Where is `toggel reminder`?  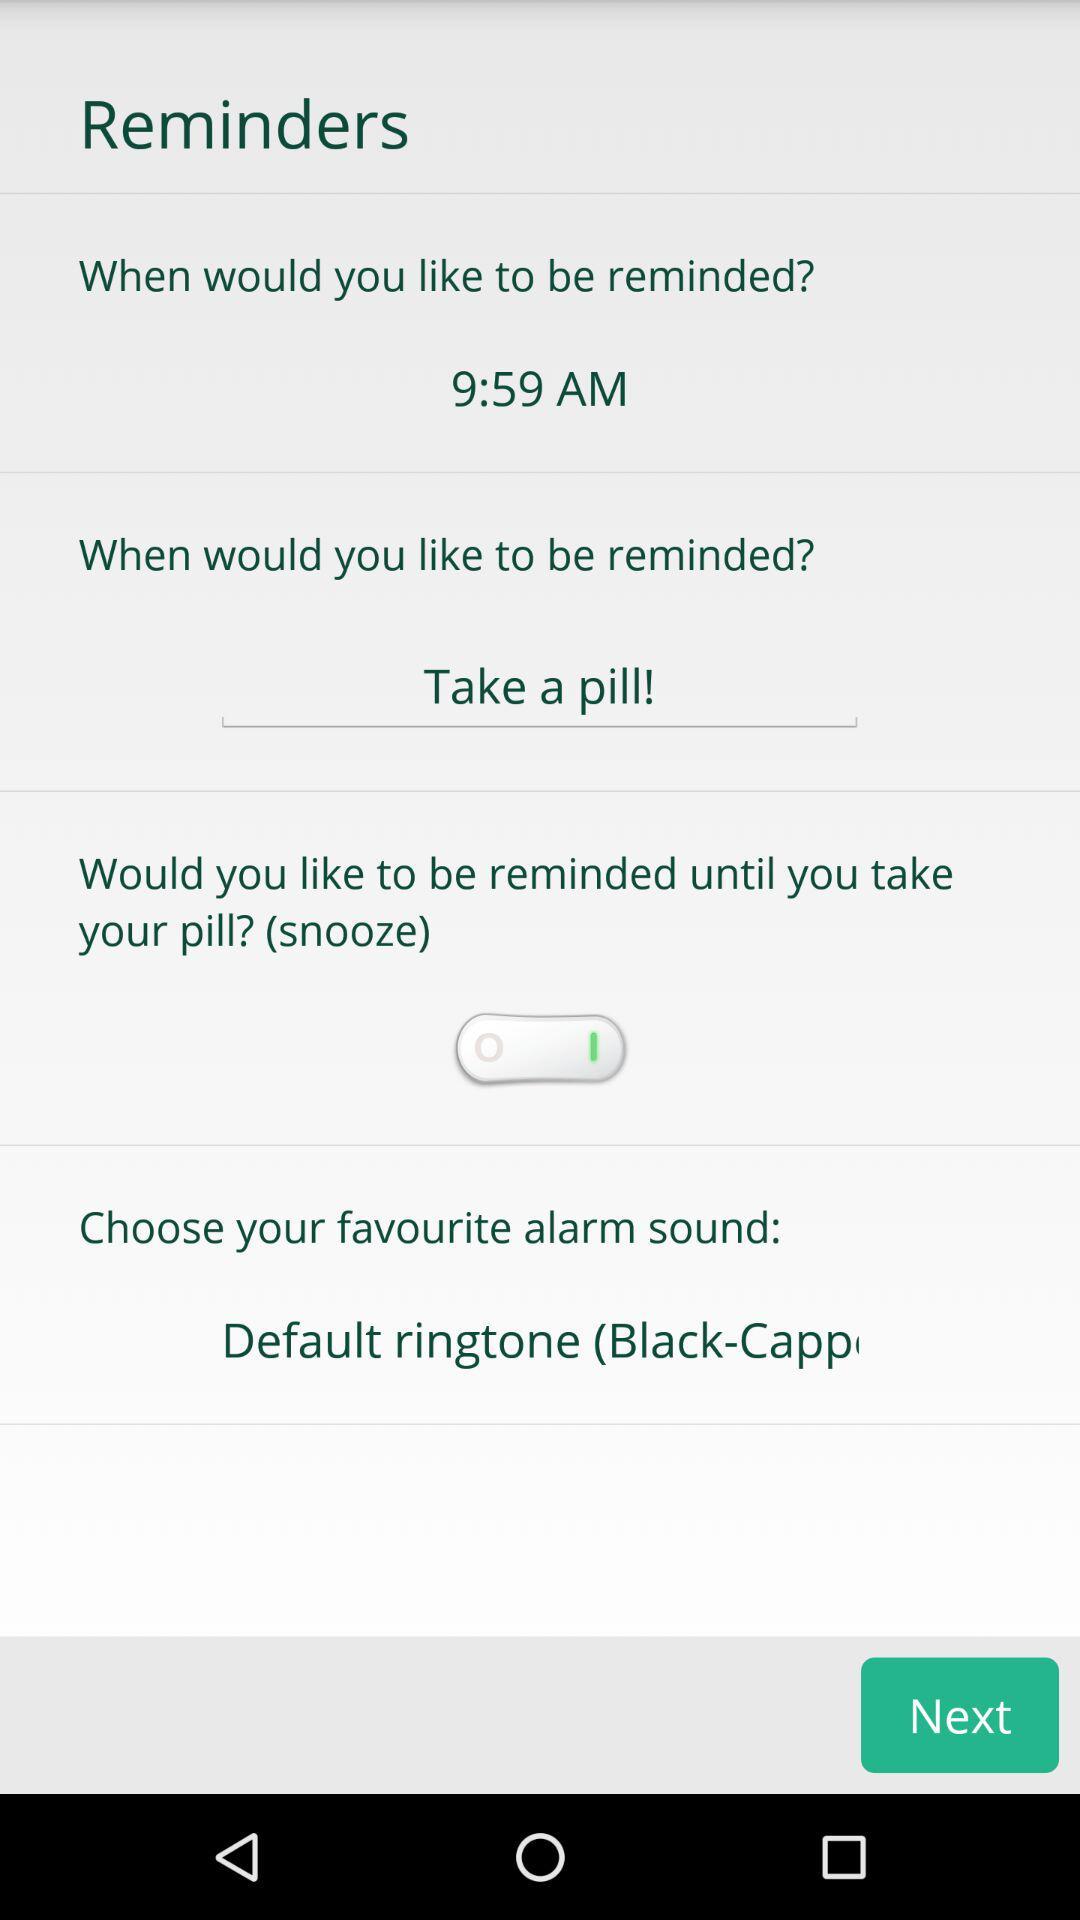 toggel reminder is located at coordinates (538, 1050).